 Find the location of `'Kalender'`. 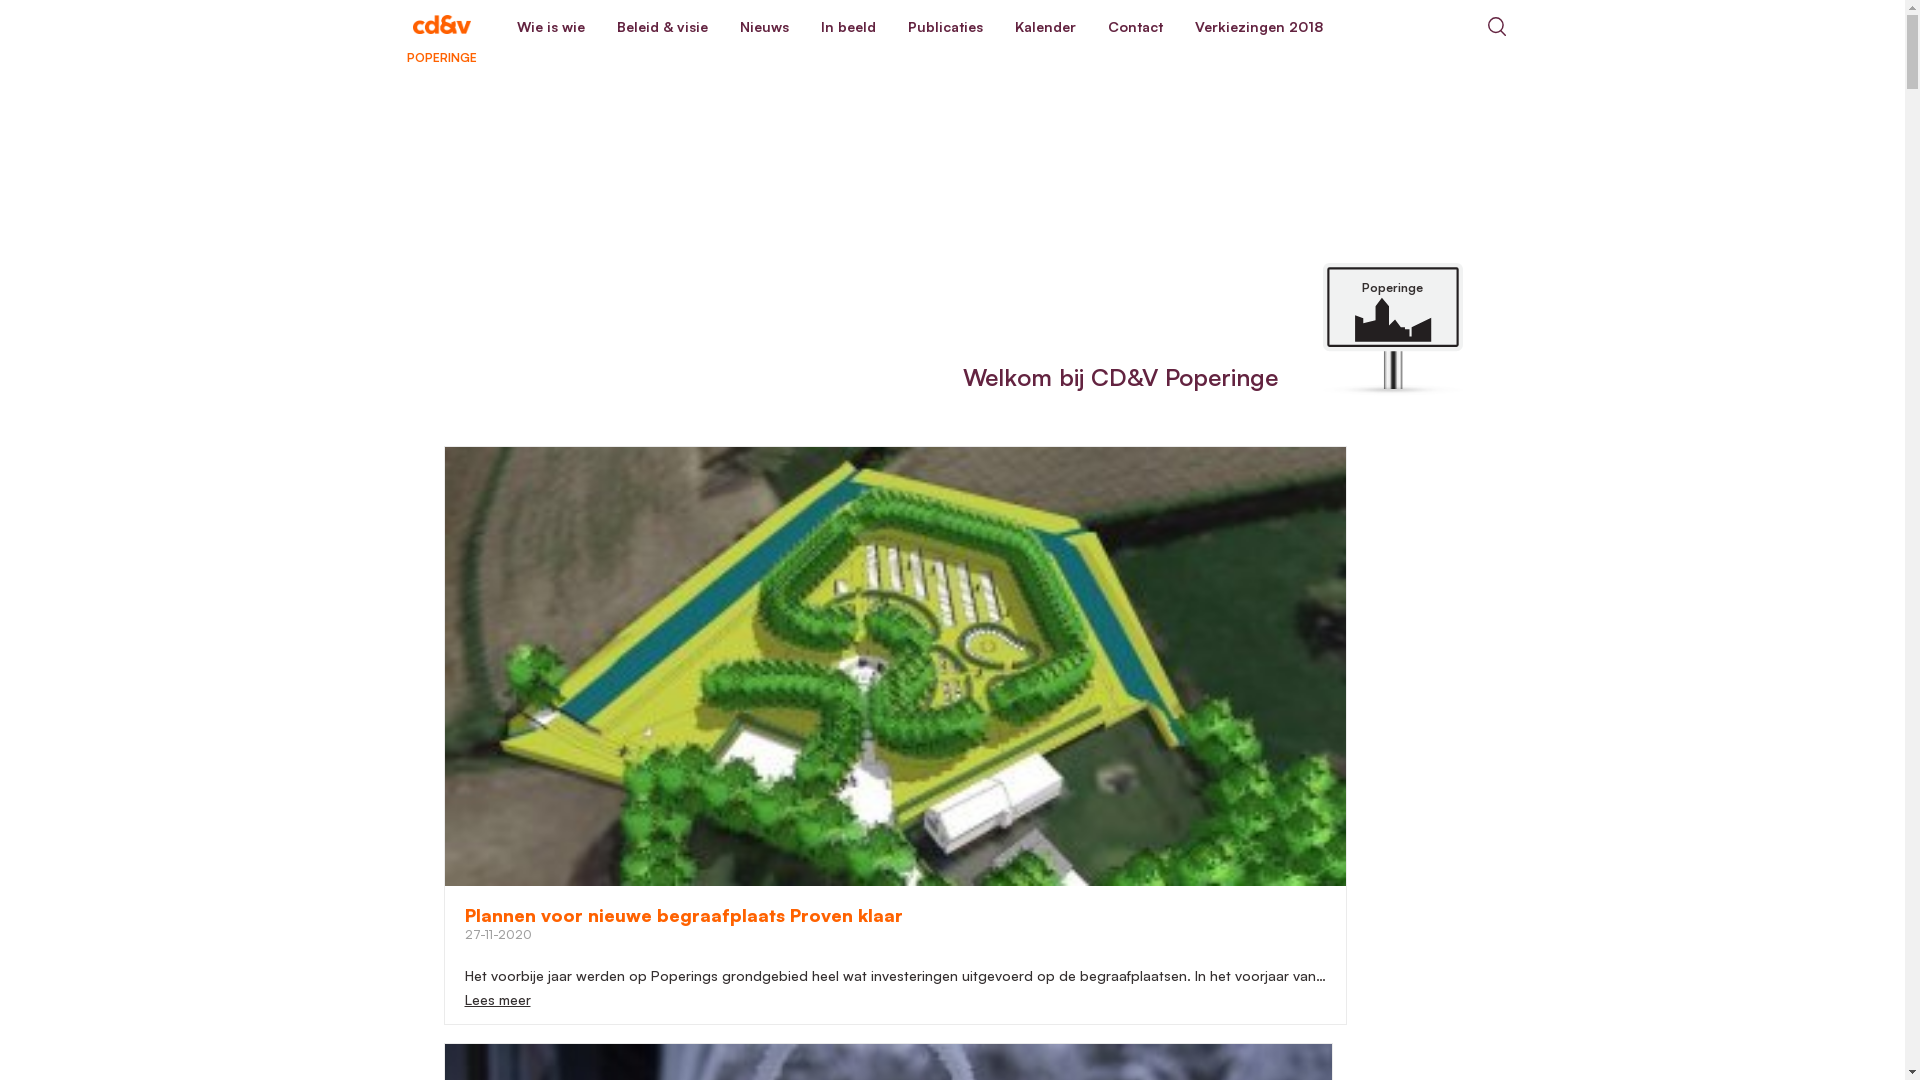

'Kalender' is located at coordinates (1043, 27).